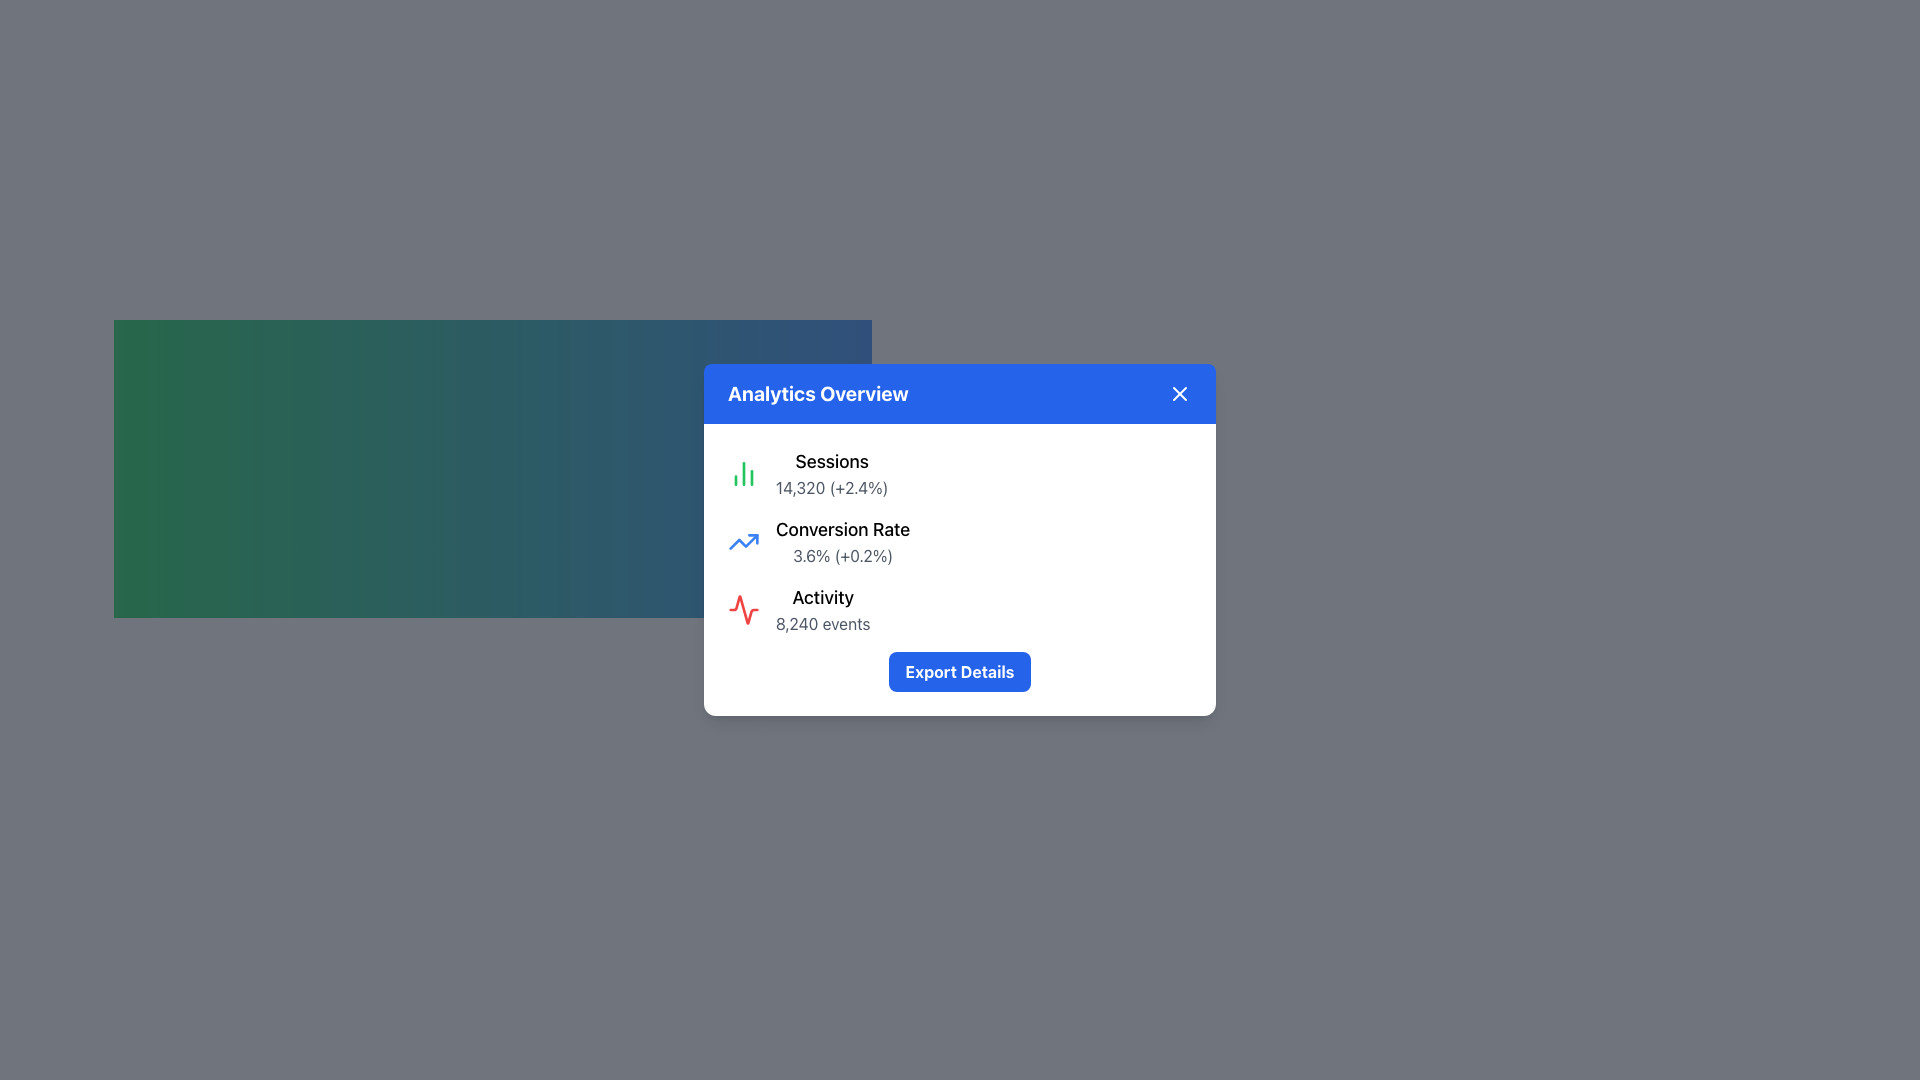 The height and width of the screenshot is (1080, 1920). I want to click on the label that describes the conversion rate metric located in the middle section of the 'Analytics Overview' popup, positioned below the 'Sessions' label and above the text '3.6% (+0.2%)', so click(843, 528).